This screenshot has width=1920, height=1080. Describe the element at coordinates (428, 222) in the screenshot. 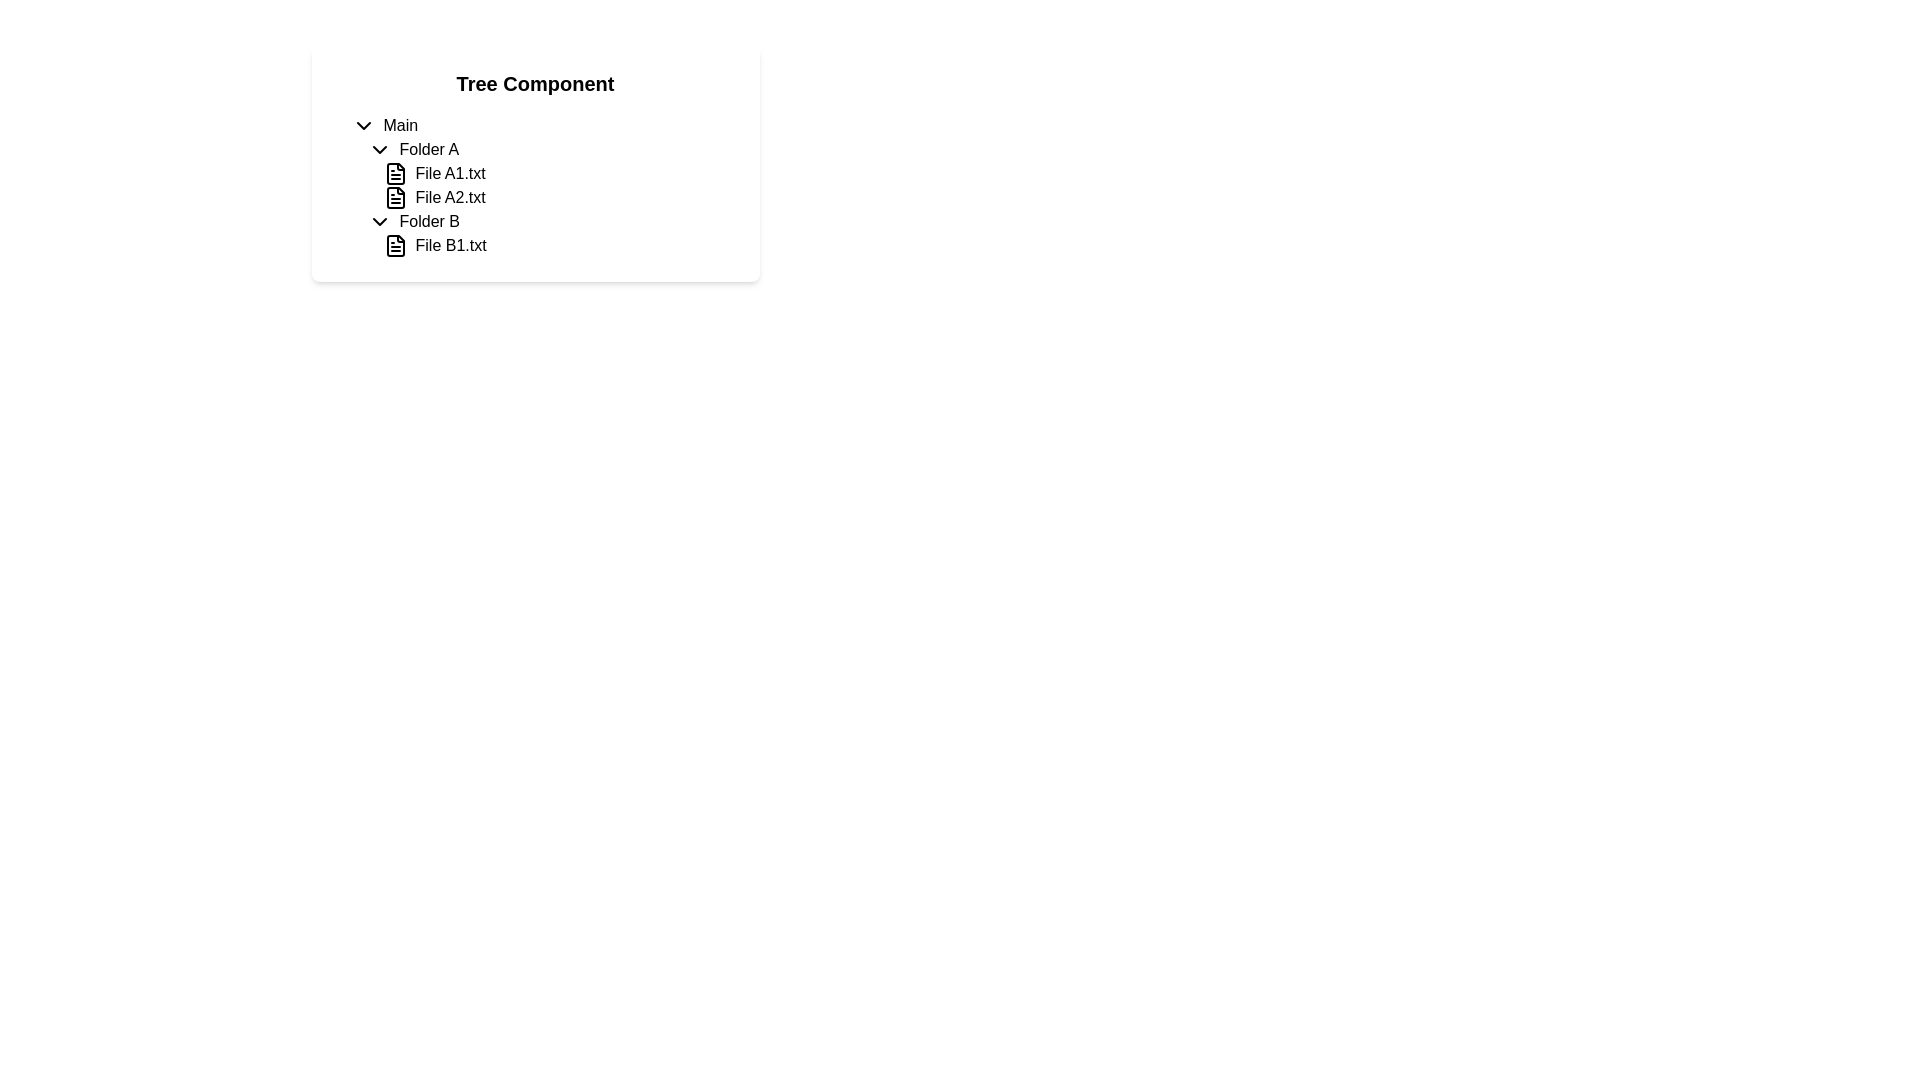

I see `the 'Folder B' text label in the Tree Component` at that location.